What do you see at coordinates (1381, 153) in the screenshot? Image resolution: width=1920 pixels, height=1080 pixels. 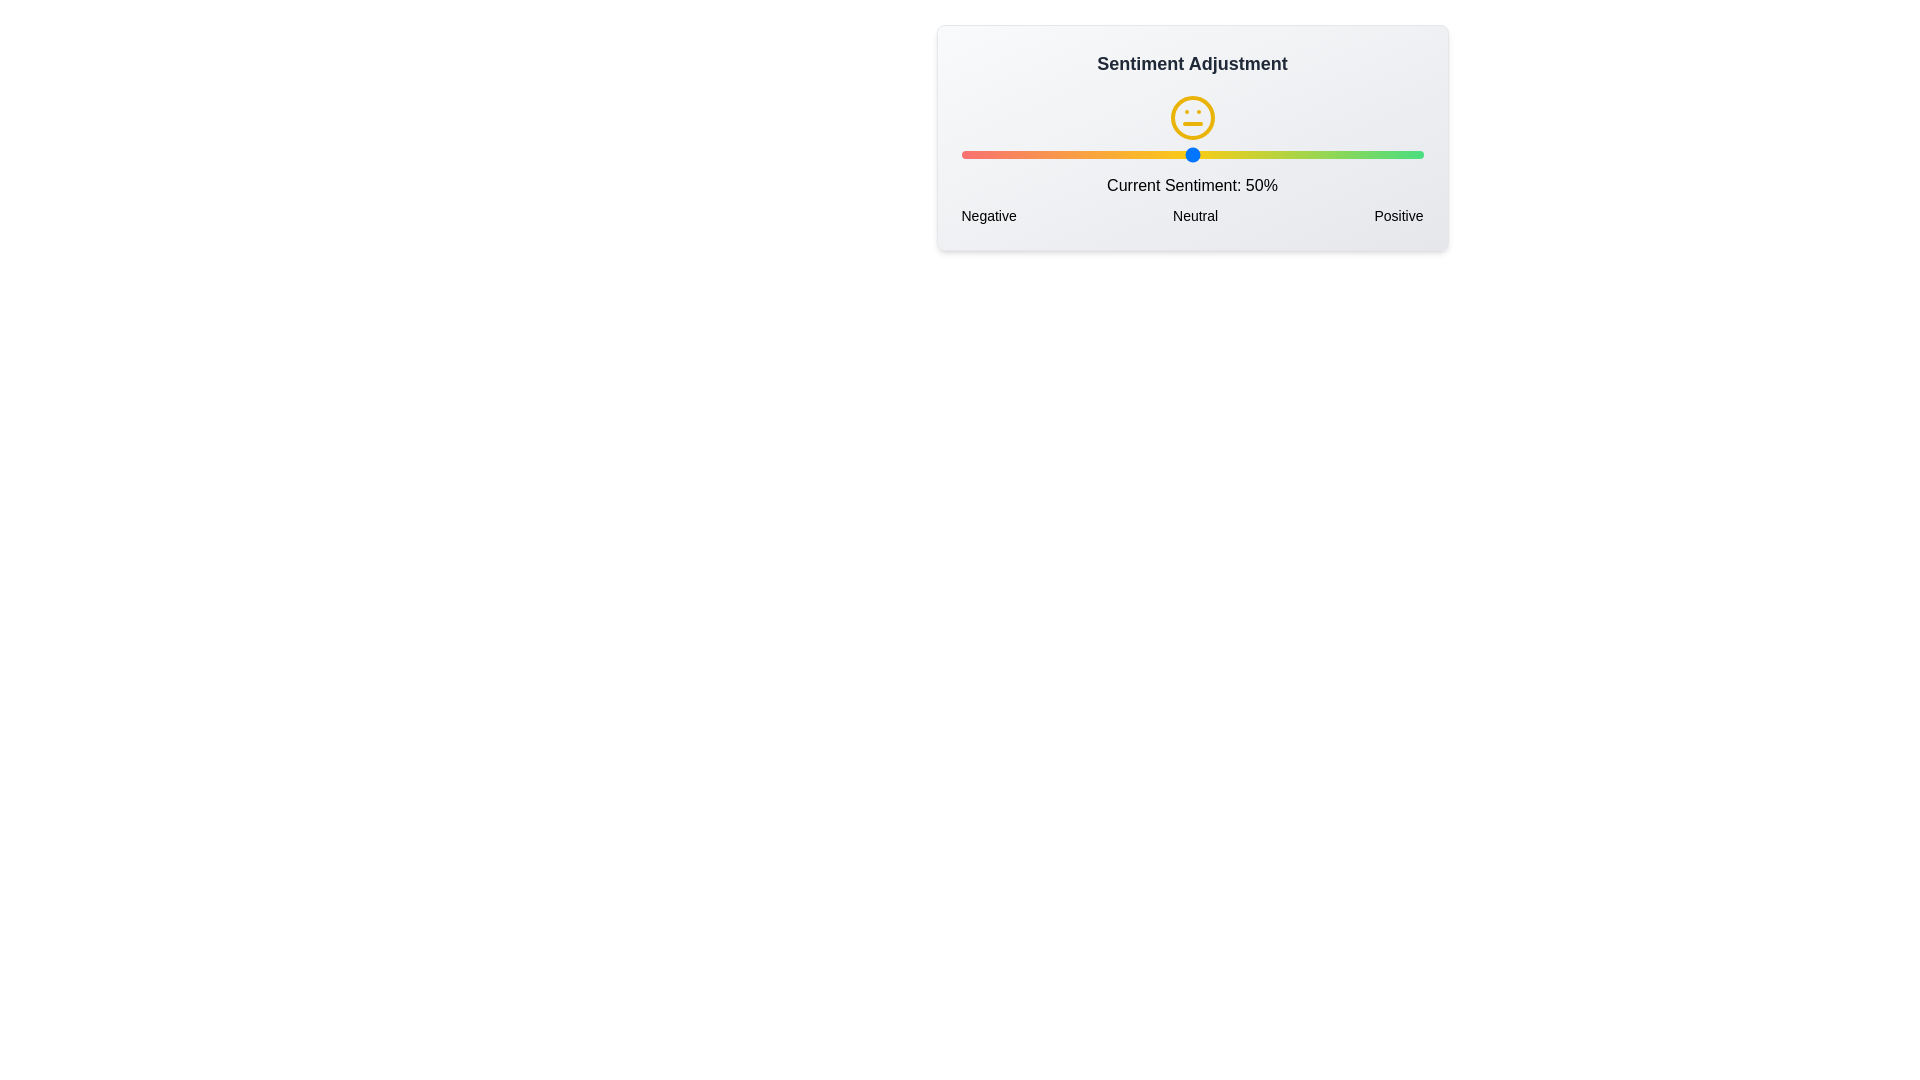 I see `the sentiment slider to 91%` at bounding box center [1381, 153].